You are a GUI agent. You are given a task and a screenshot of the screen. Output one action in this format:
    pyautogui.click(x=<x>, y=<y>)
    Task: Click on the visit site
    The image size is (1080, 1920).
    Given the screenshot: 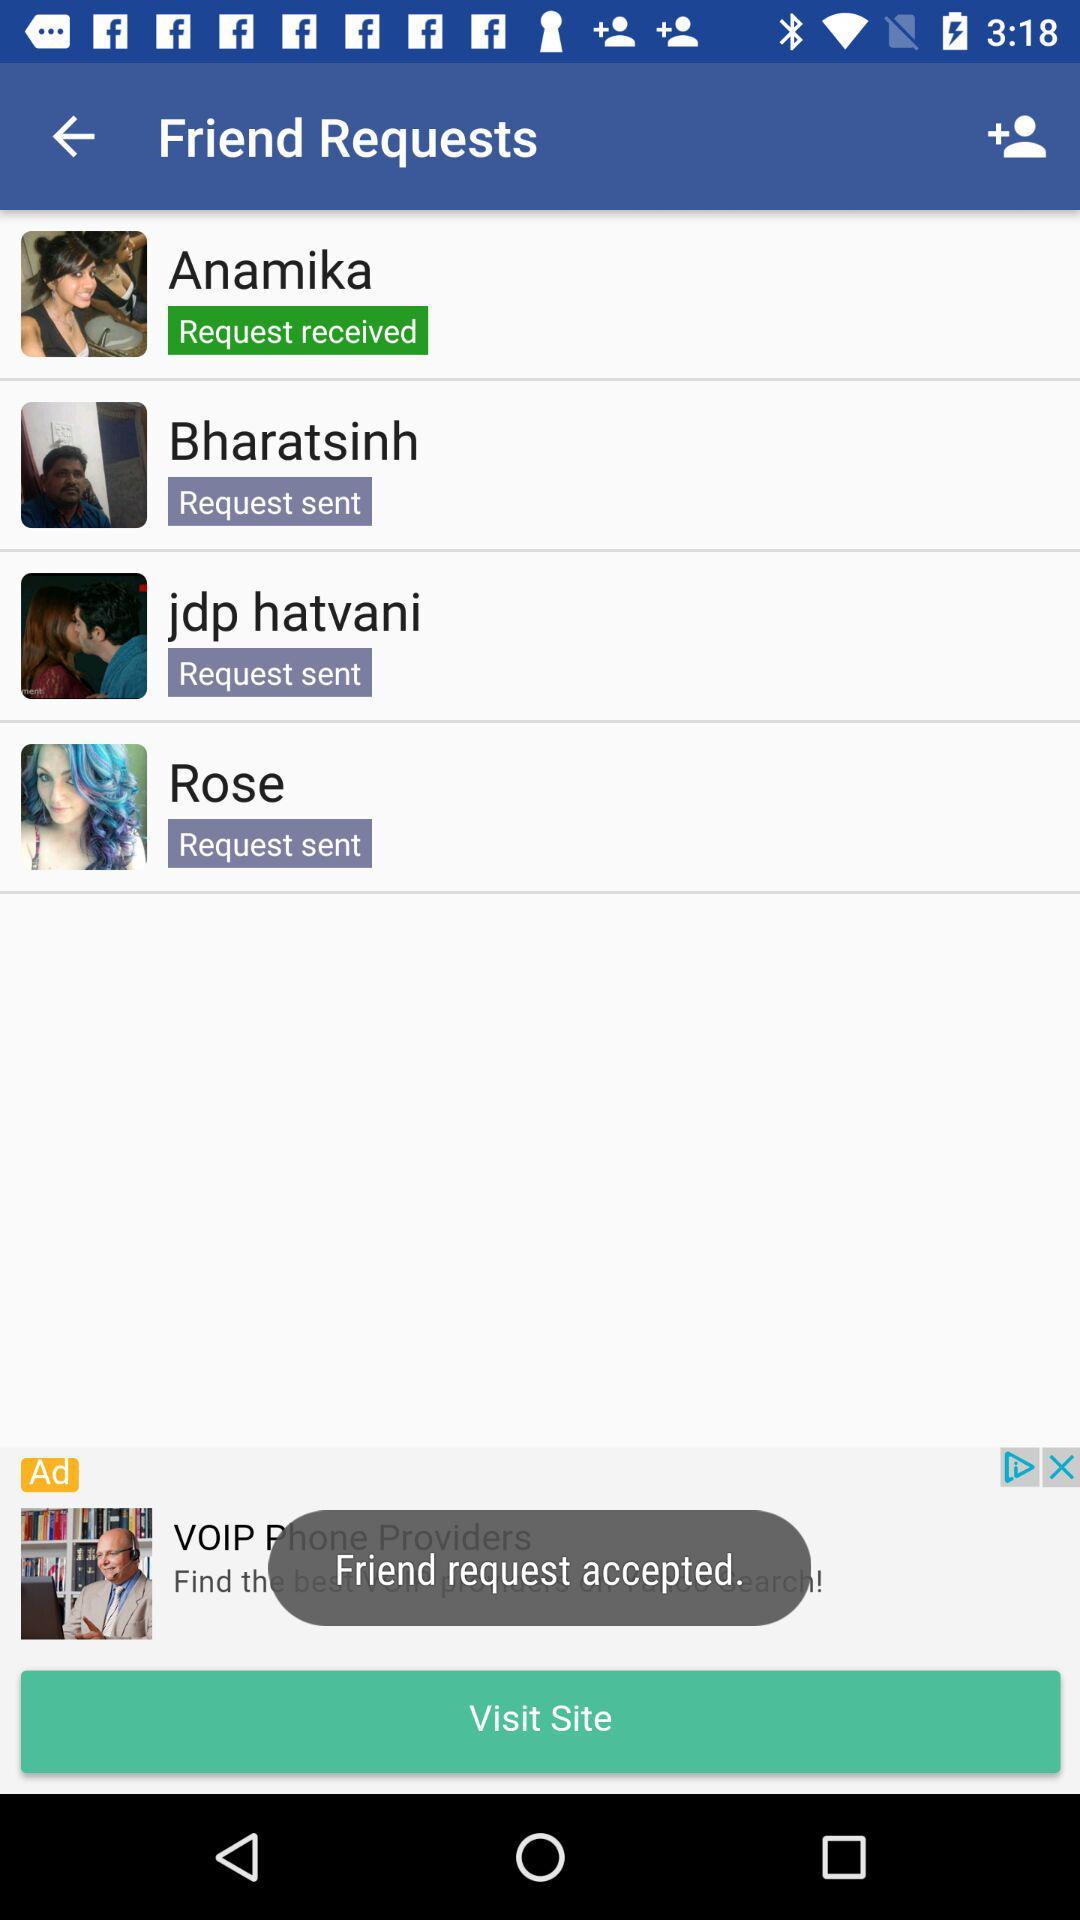 What is the action you would take?
    pyautogui.click(x=540, y=1620)
    